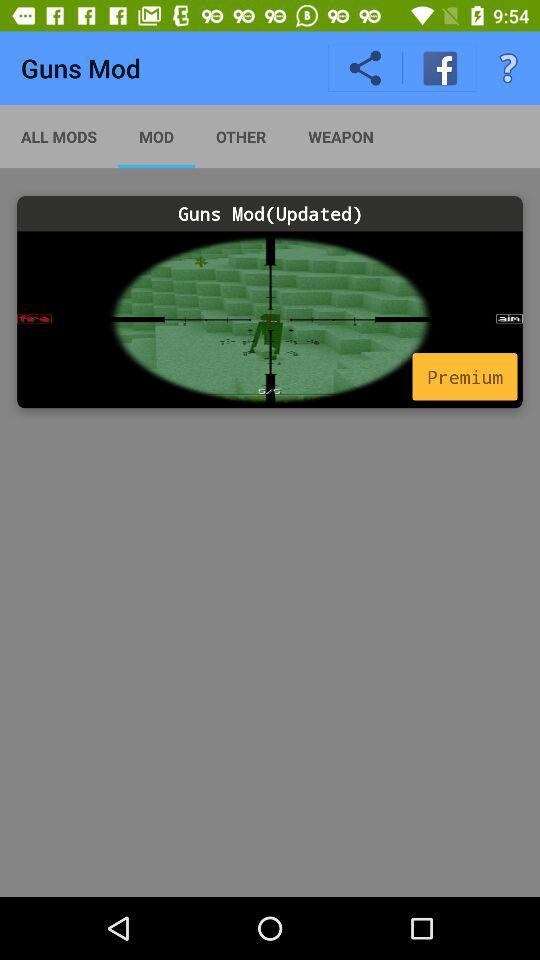 The image size is (540, 960). Describe the element at coordinates (340, 135) in the screenshot. I see `the weapon item` at that location.